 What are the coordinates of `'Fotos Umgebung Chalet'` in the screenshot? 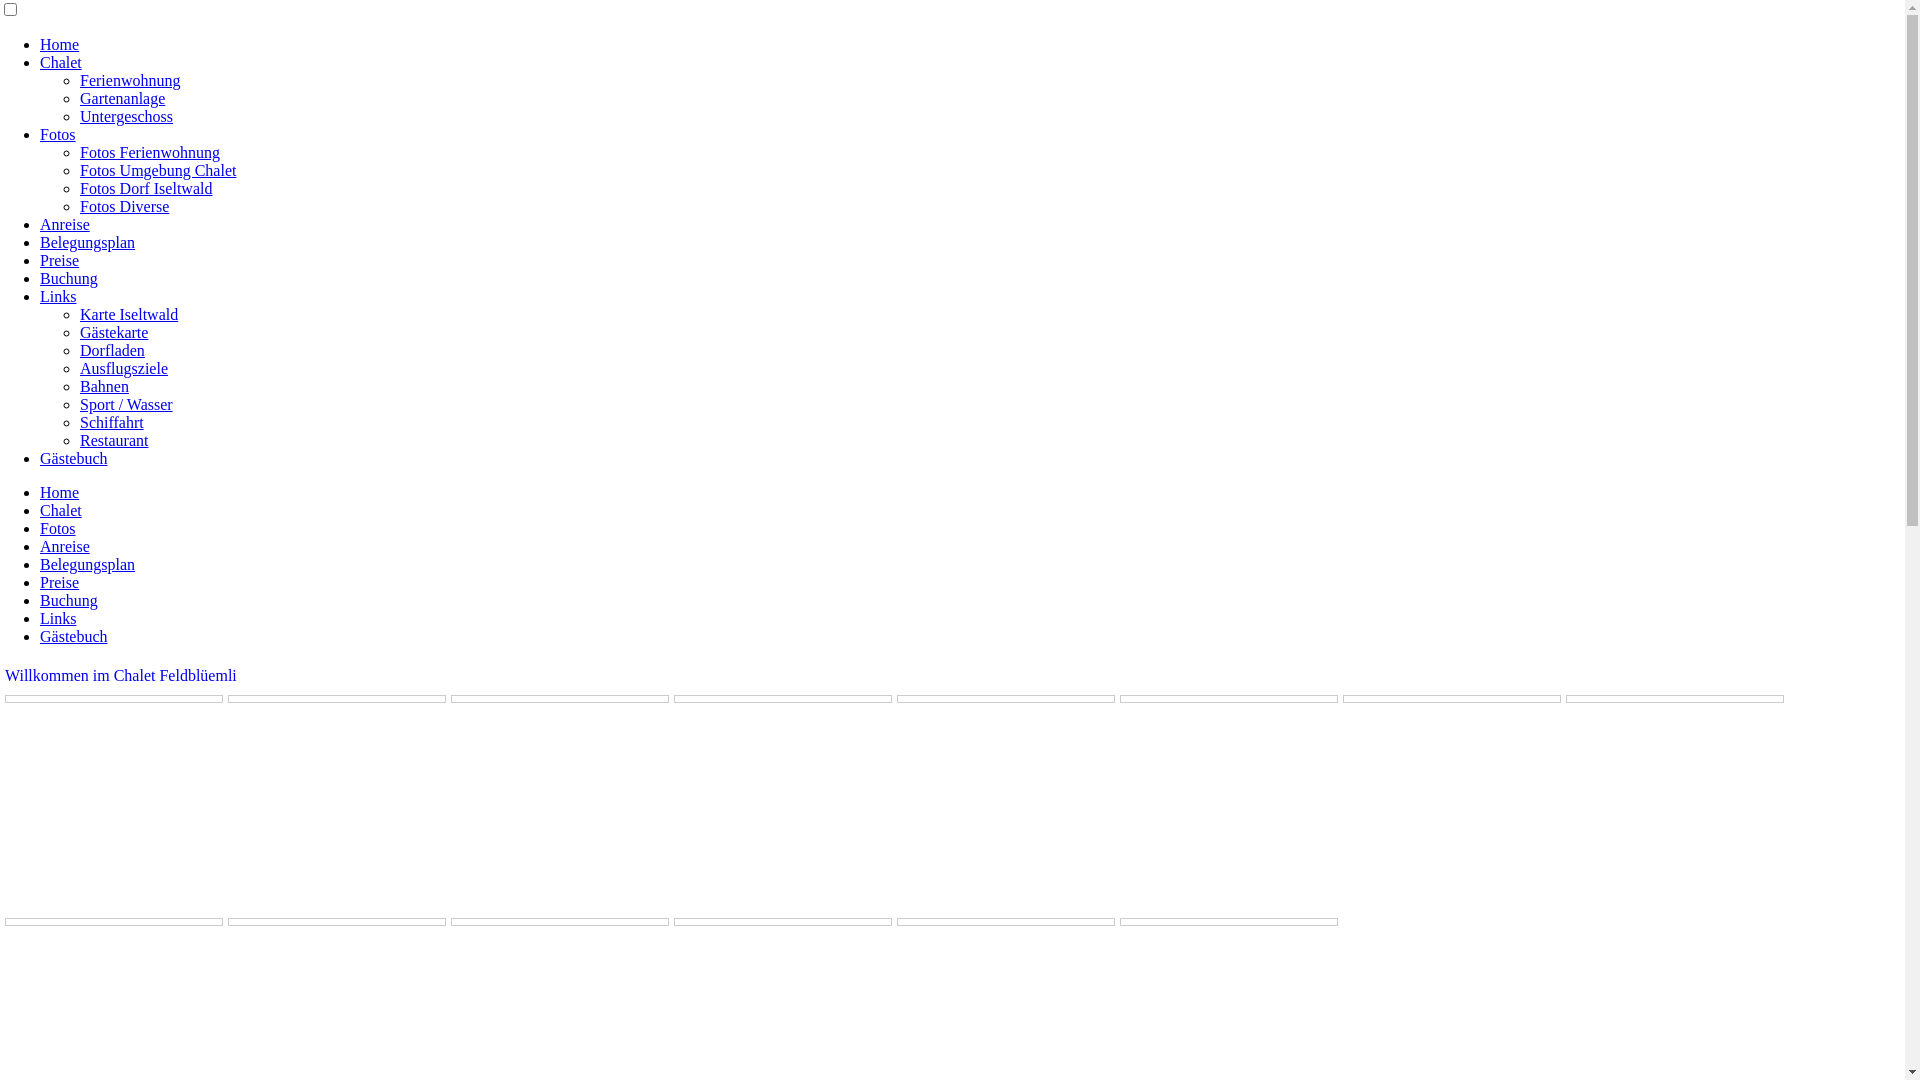 It's located at (157, 169).